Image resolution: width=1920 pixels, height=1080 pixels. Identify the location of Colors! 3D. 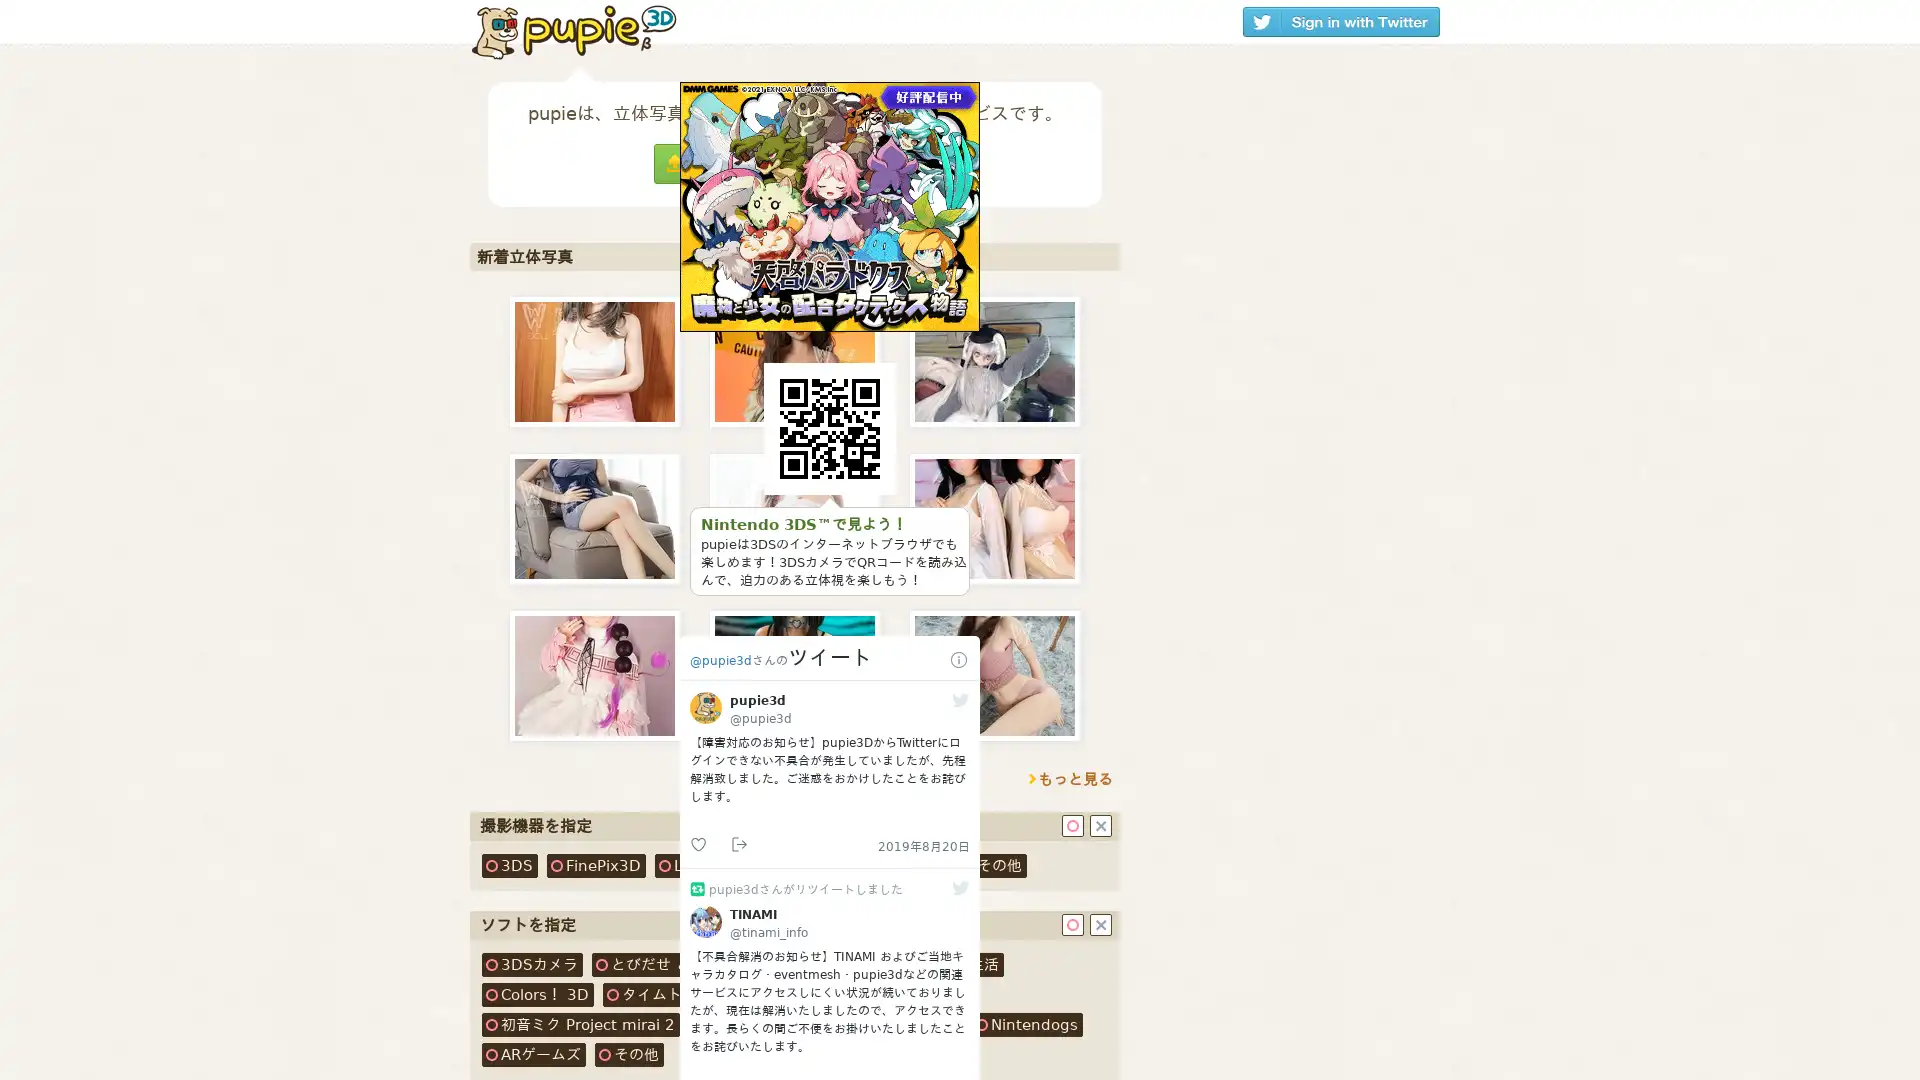
(537, 995).